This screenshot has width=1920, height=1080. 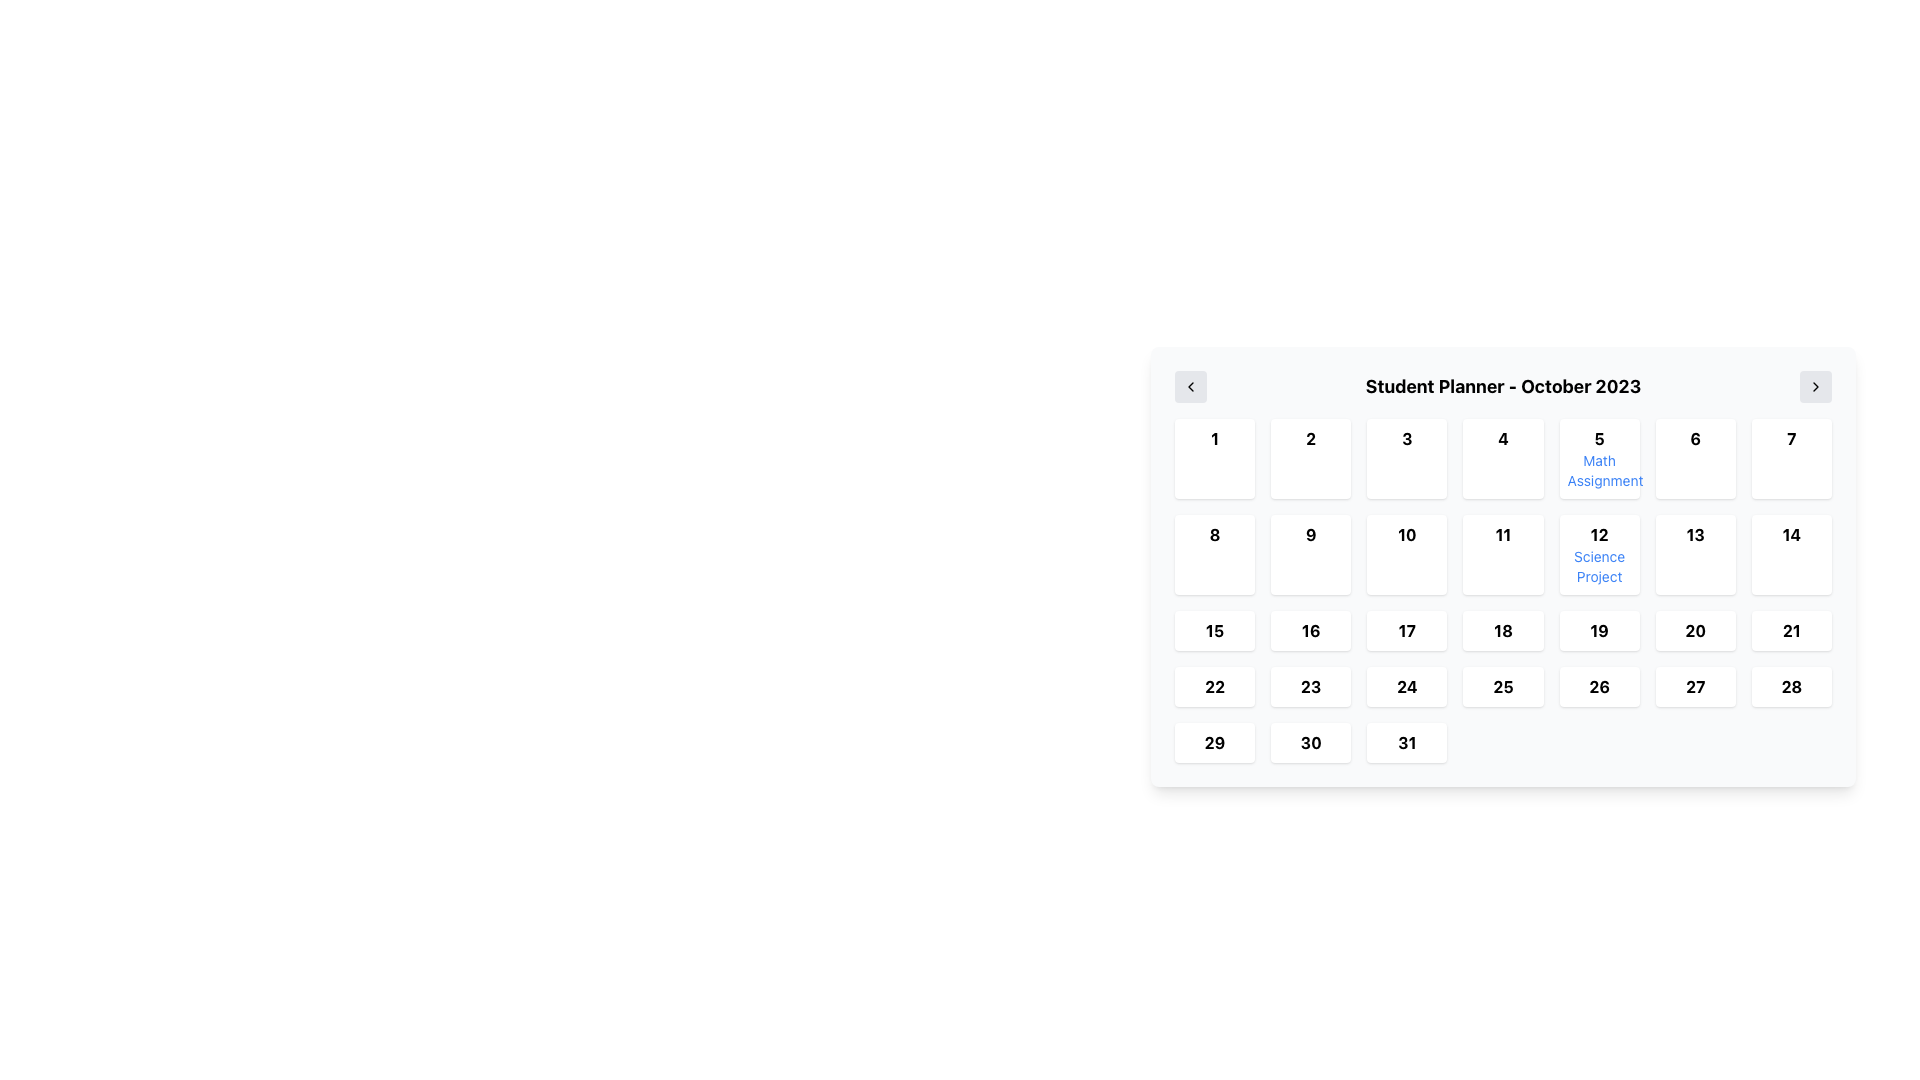 I want to click on the bold-styled number '12' located in the second row, fifth column of the calendar layout to check its details, so click(x=1598, y=534).